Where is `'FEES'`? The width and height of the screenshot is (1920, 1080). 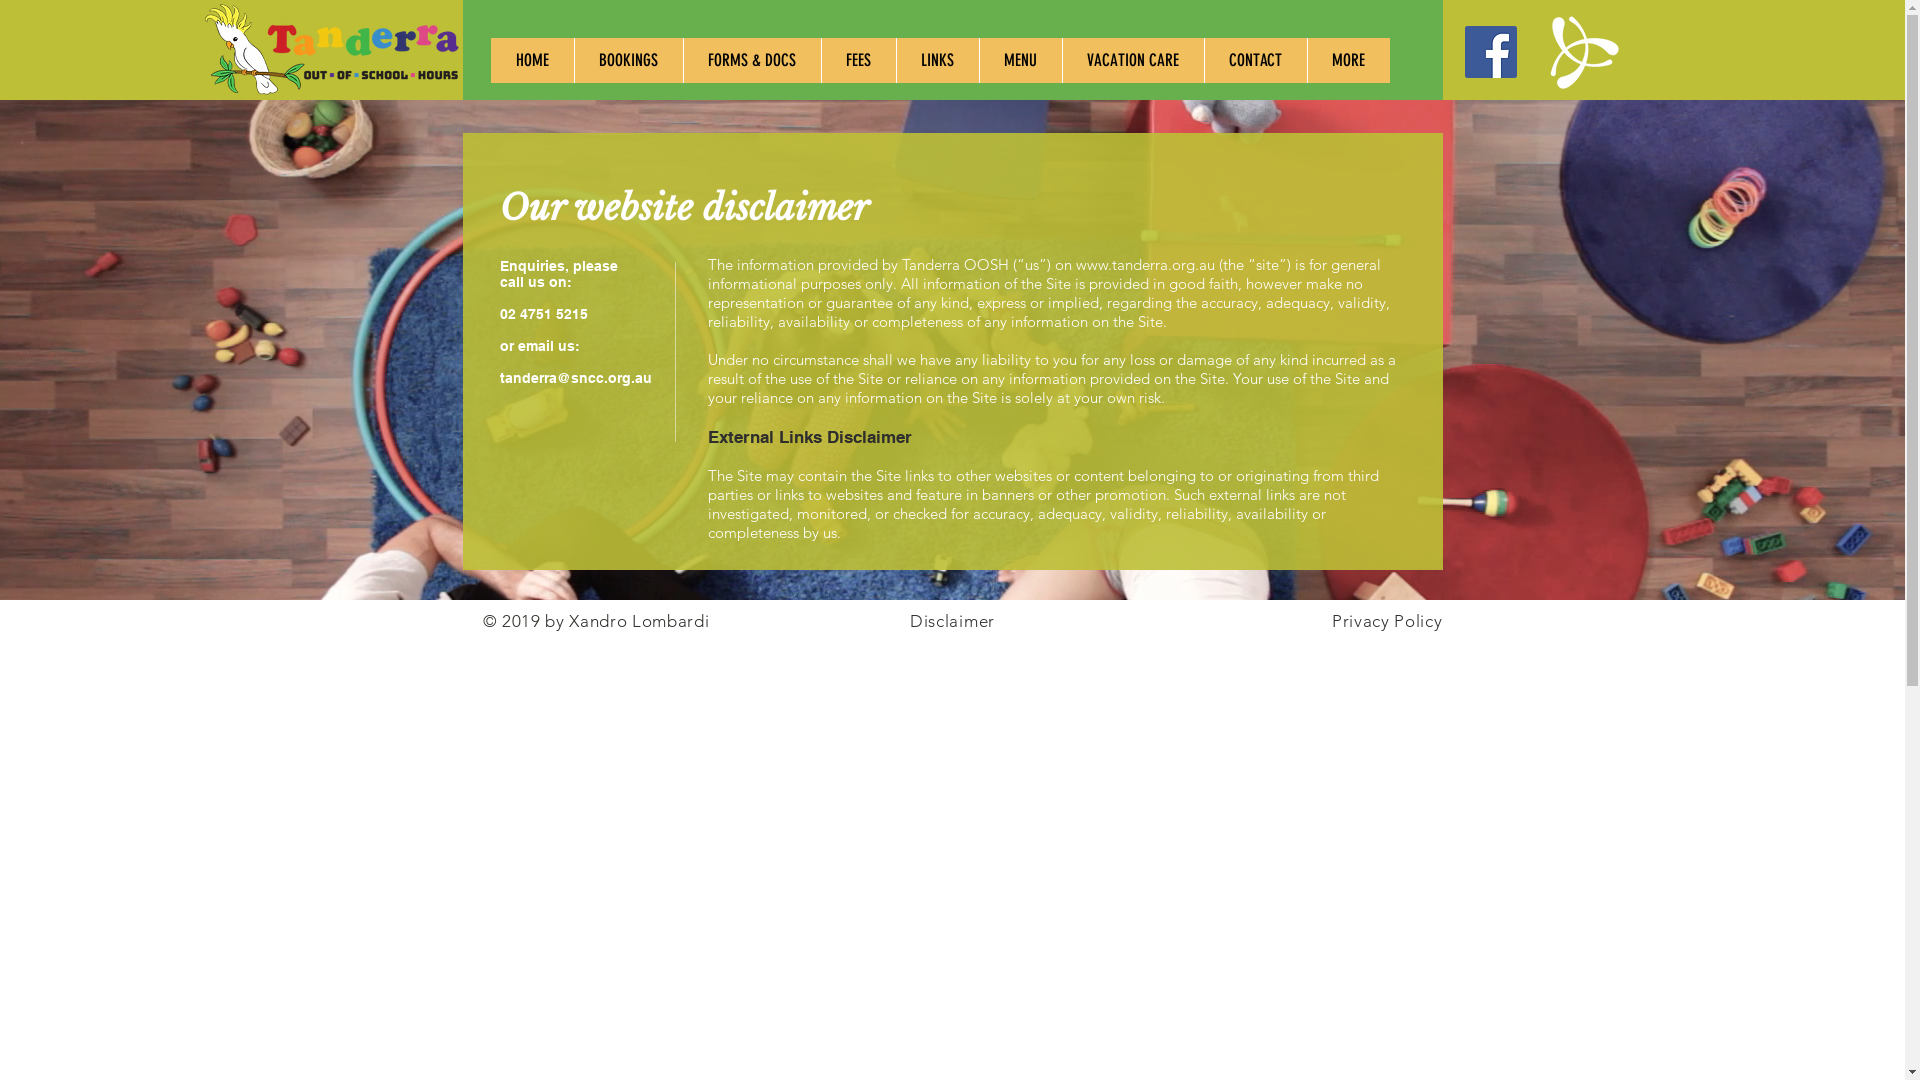
'FEES' is located at coordinates (857, 59).